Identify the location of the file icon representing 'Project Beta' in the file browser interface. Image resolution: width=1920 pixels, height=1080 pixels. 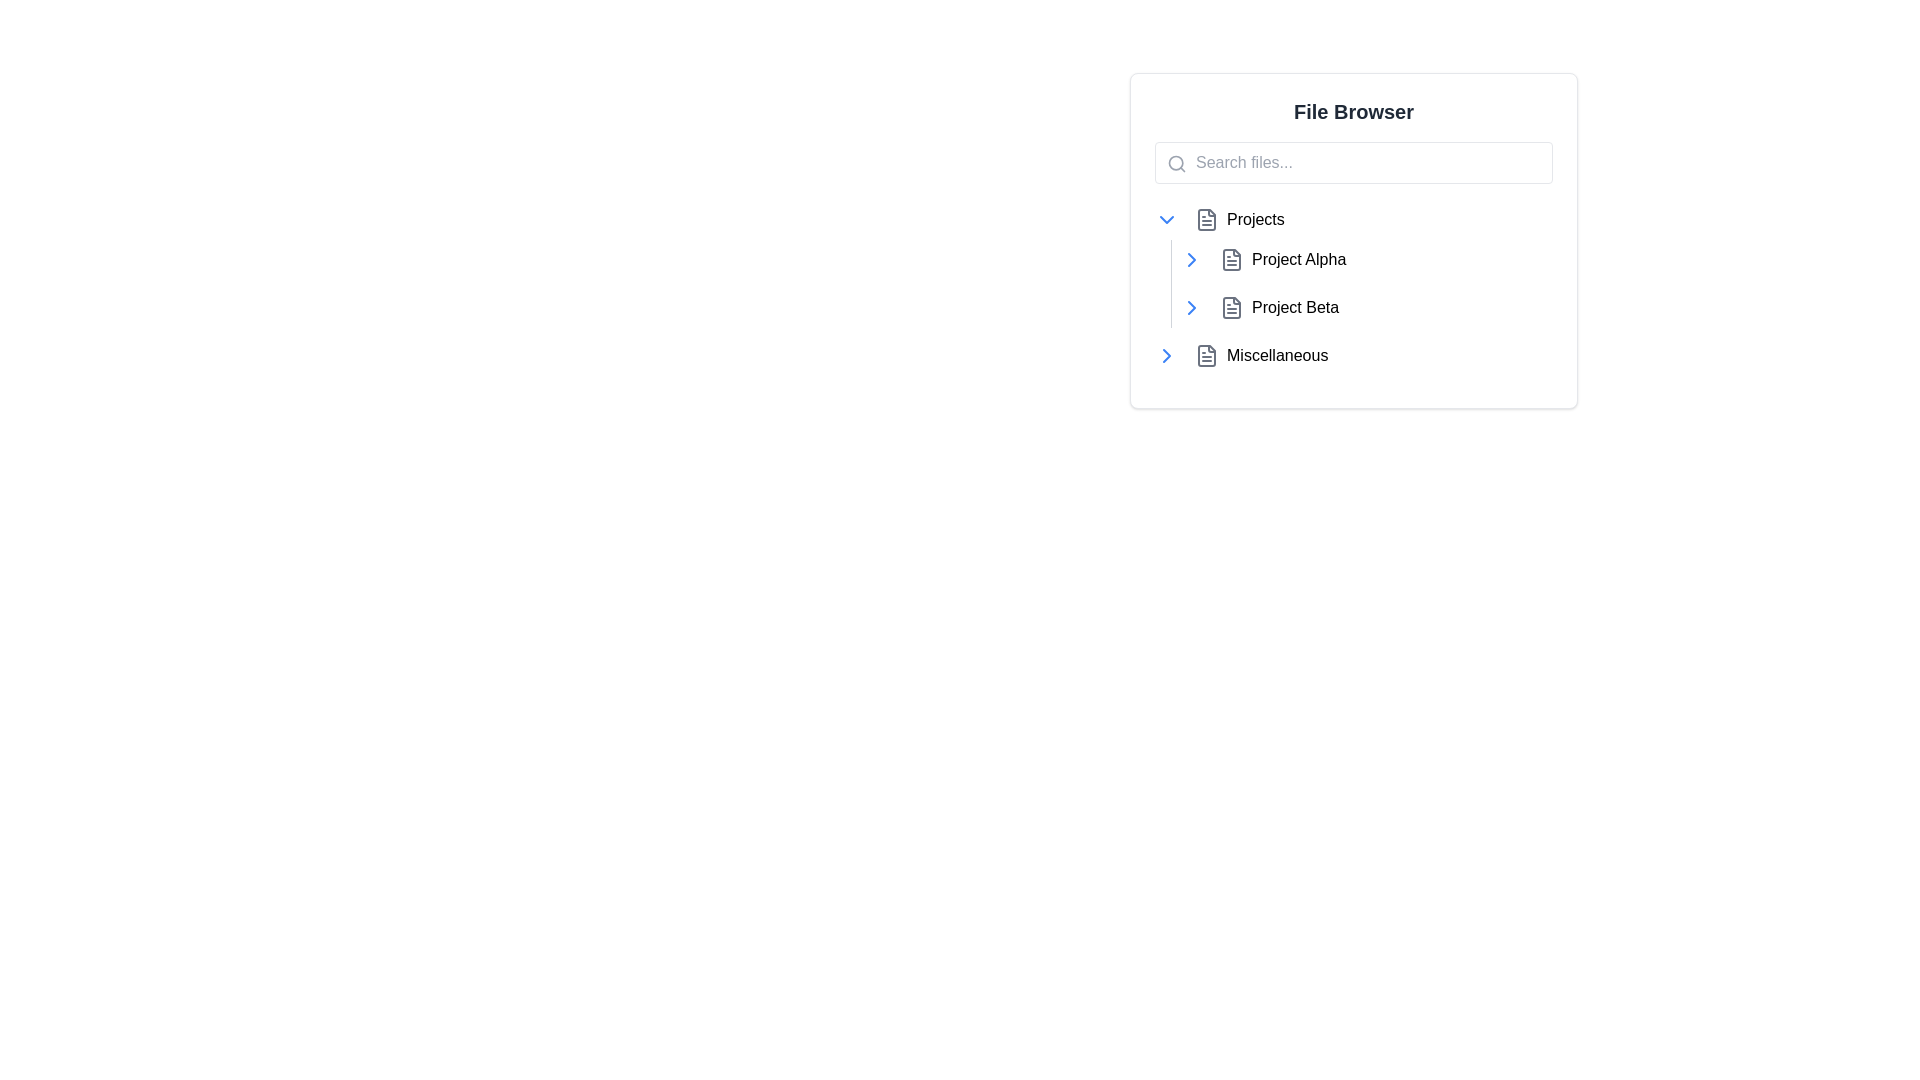
(1231, 308).